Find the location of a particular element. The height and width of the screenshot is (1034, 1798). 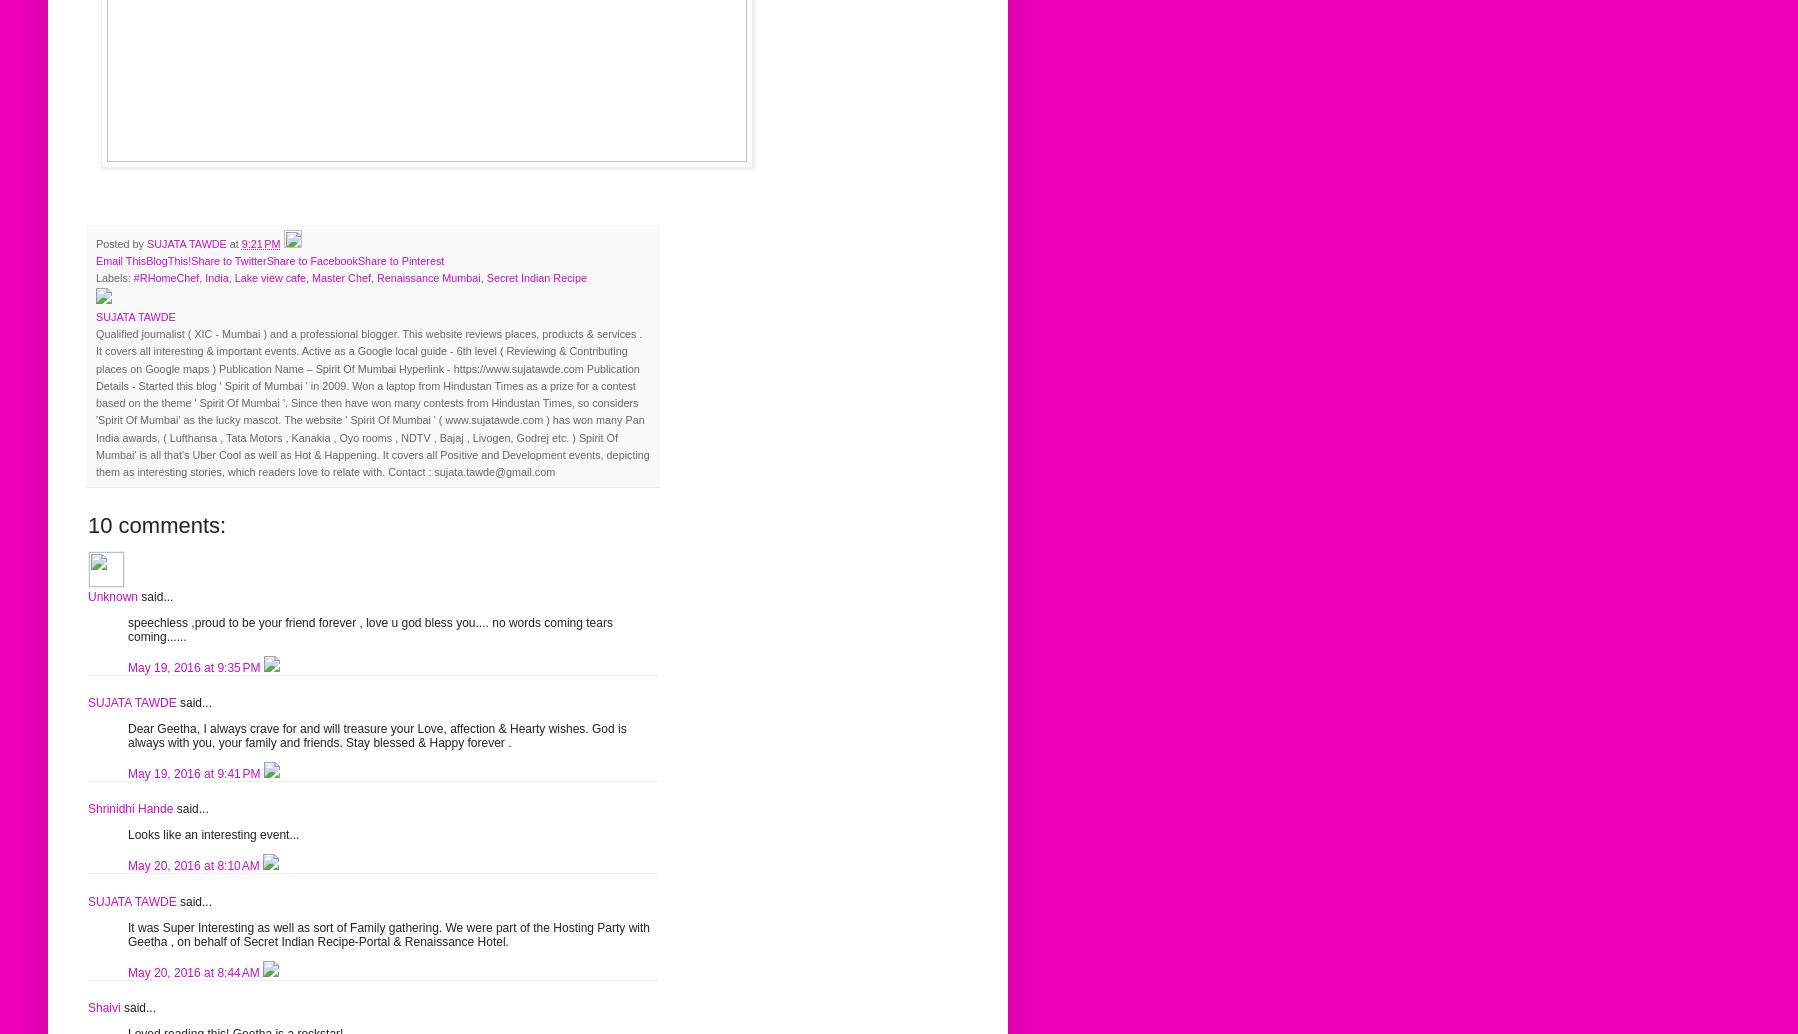

'Labels:' is located at coordinates (113, 277).